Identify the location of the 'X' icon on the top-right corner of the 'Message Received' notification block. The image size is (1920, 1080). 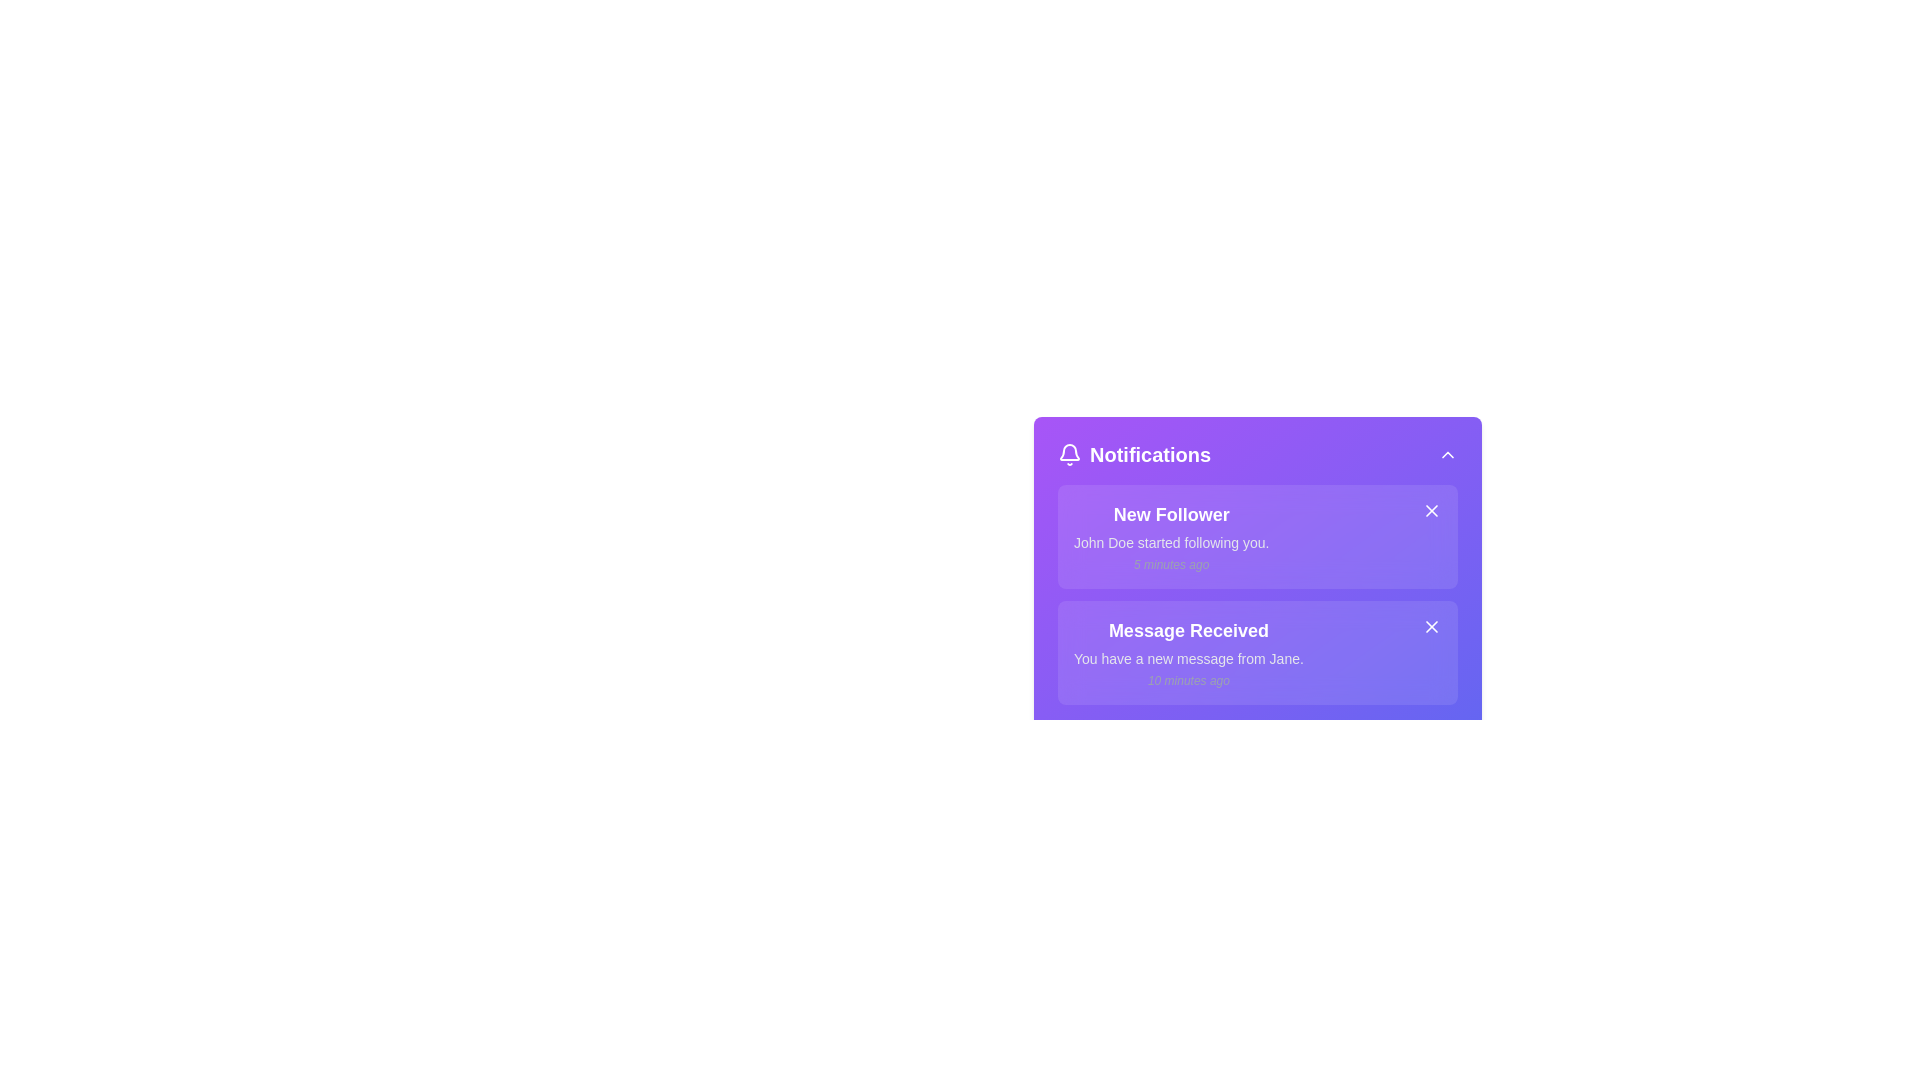
(1430, 626).